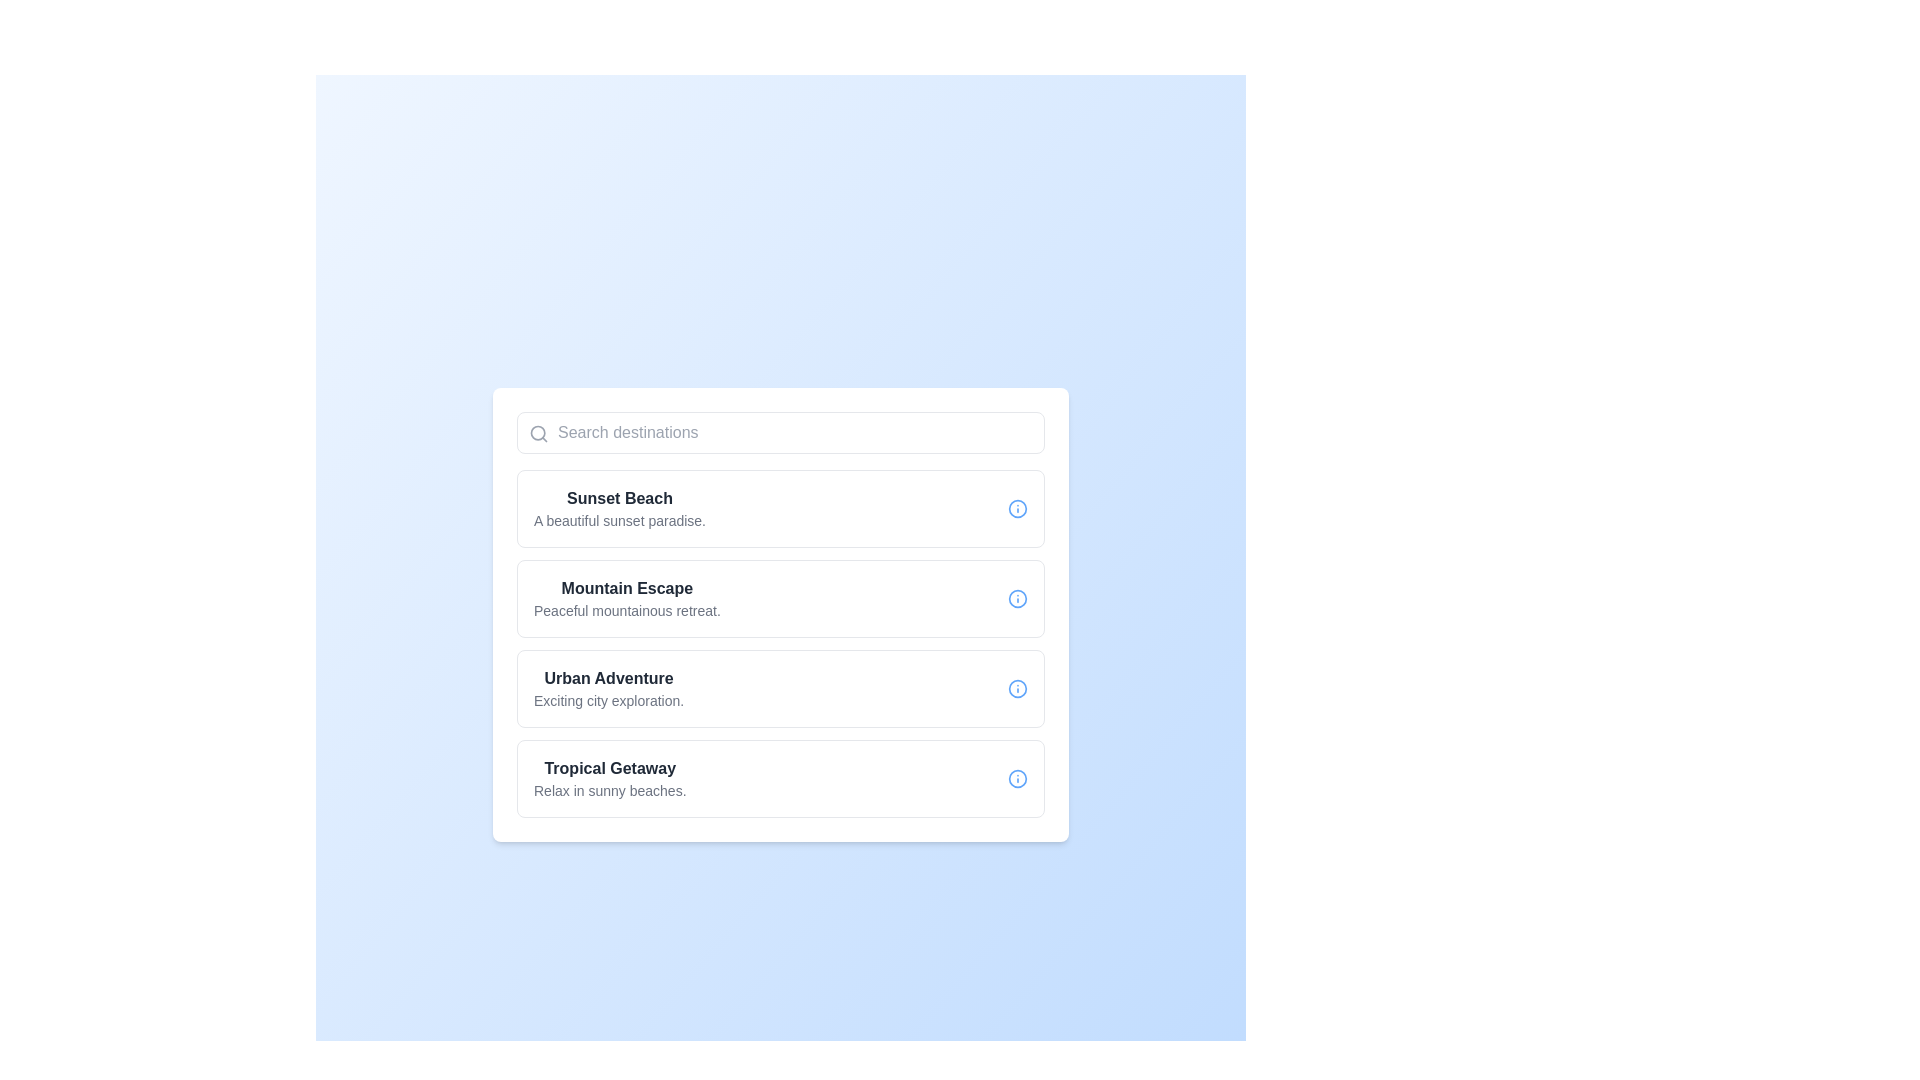  What do you see at coordinates (1017, 688) in the screenshot?
I see `the circular blue icon with an information symbol located in the bottom-right corner of the 'Urban Adventure' list item` at bounding box center [1017, 688].